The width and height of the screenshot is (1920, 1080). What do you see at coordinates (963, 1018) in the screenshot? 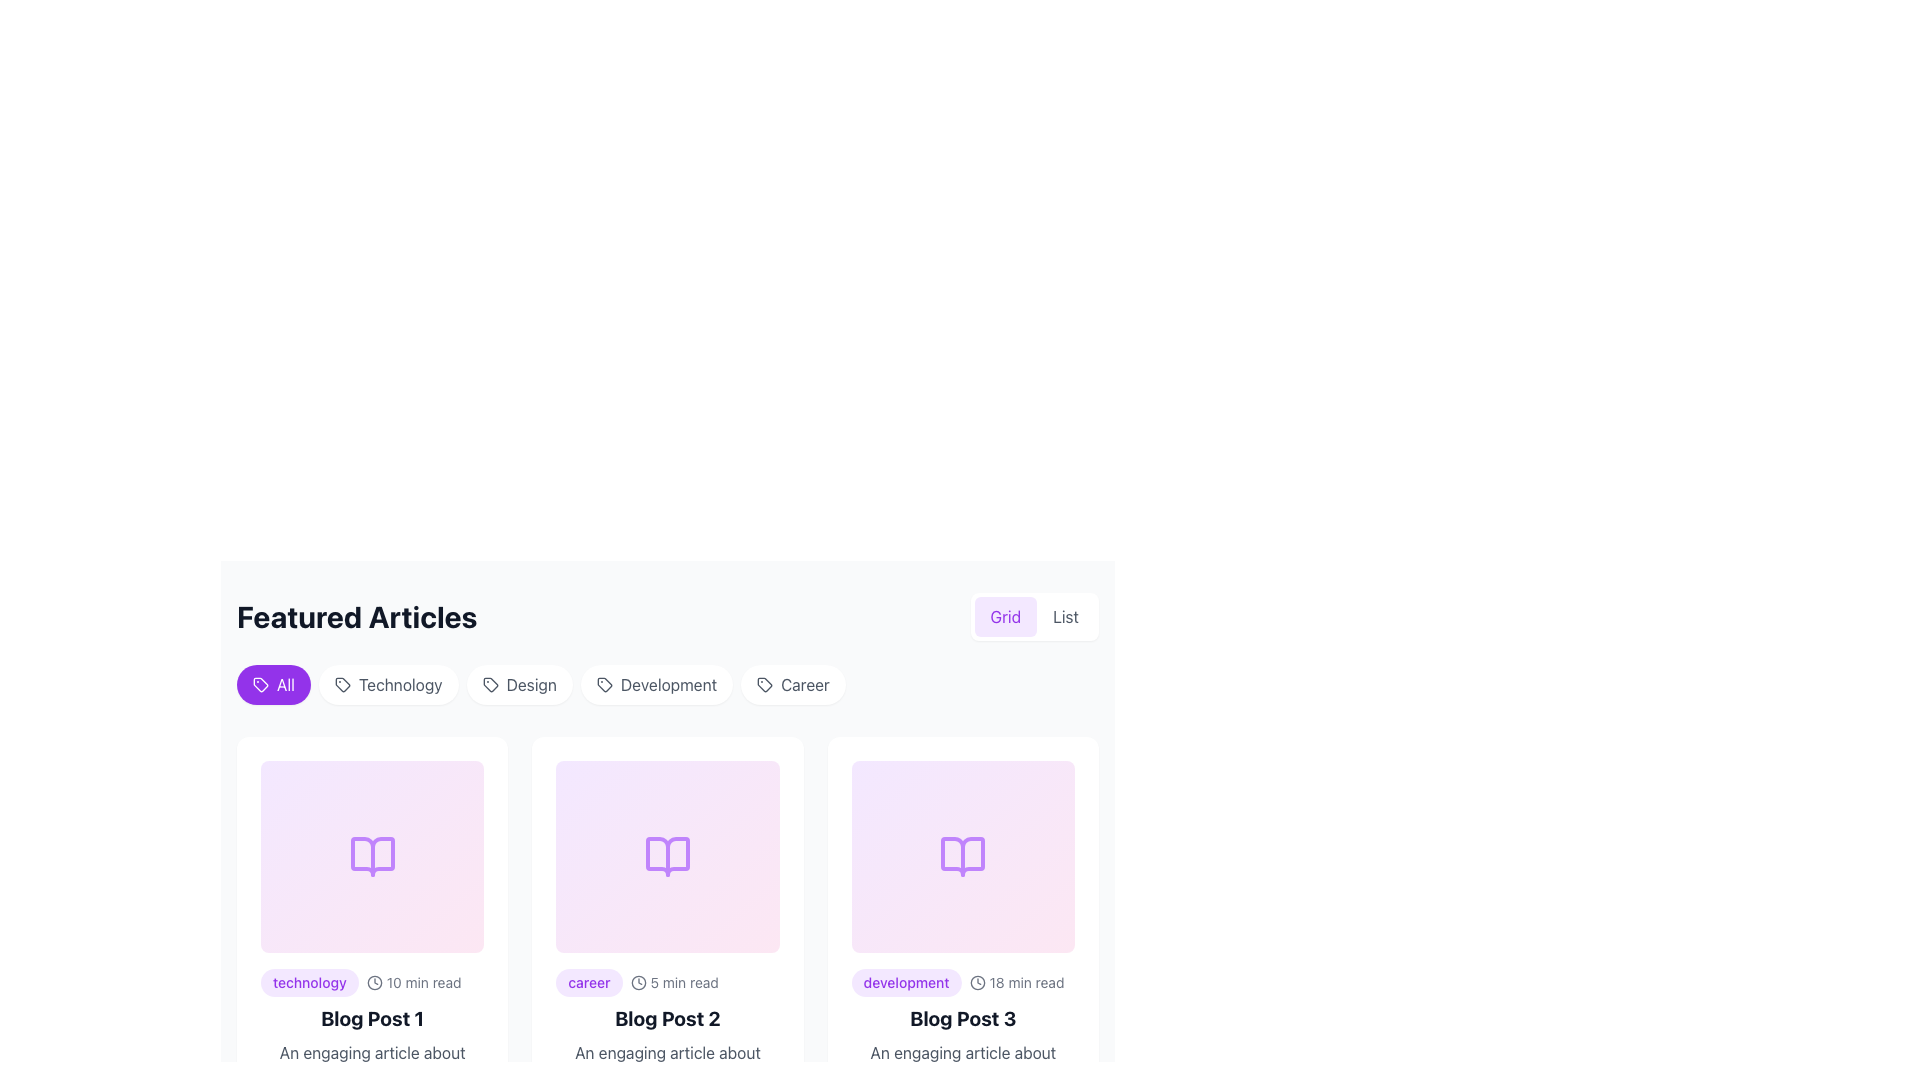
I see `text displayed in the heading of the third article card, located below the metadata about the development tag and reading duration` at bounding box center [963, 1018].